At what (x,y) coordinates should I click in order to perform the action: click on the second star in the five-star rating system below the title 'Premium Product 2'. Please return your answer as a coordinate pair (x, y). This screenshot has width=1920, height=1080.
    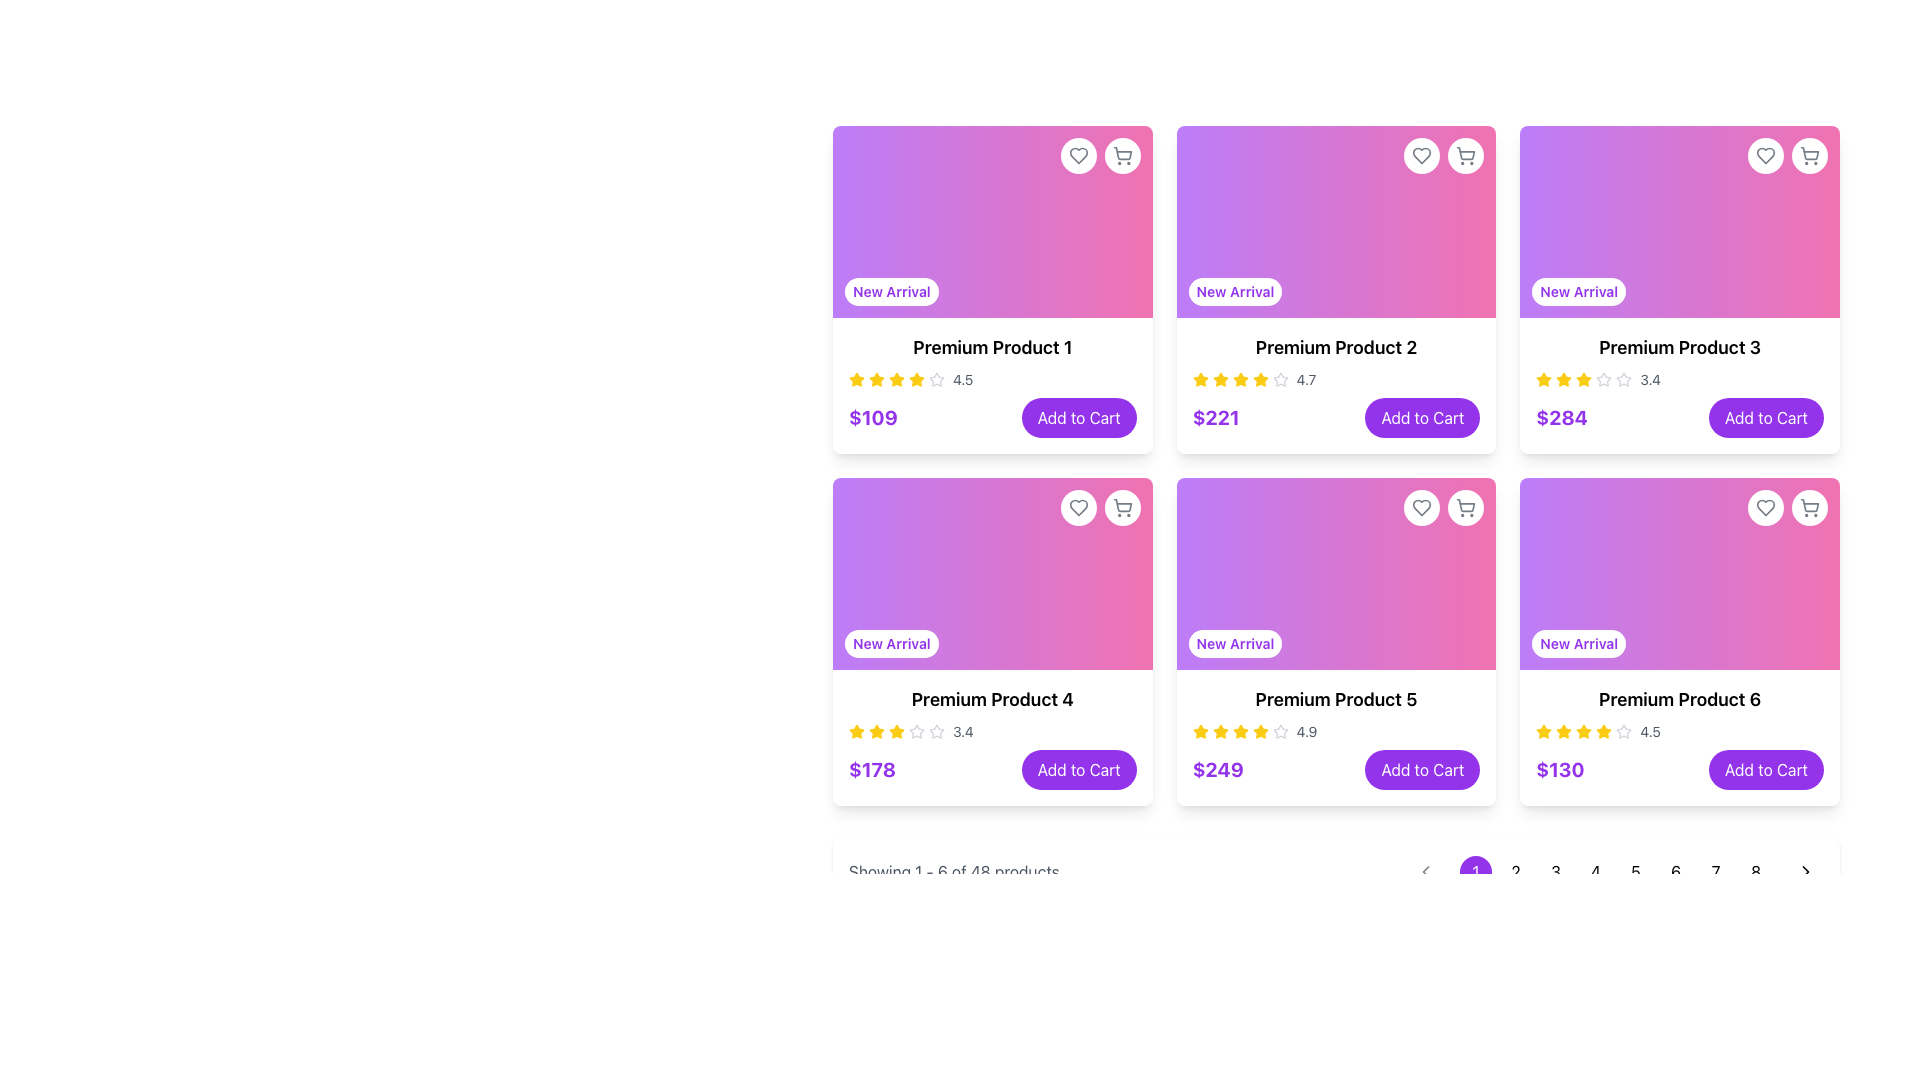
    Looking at the image, I should click on (1200, 379).